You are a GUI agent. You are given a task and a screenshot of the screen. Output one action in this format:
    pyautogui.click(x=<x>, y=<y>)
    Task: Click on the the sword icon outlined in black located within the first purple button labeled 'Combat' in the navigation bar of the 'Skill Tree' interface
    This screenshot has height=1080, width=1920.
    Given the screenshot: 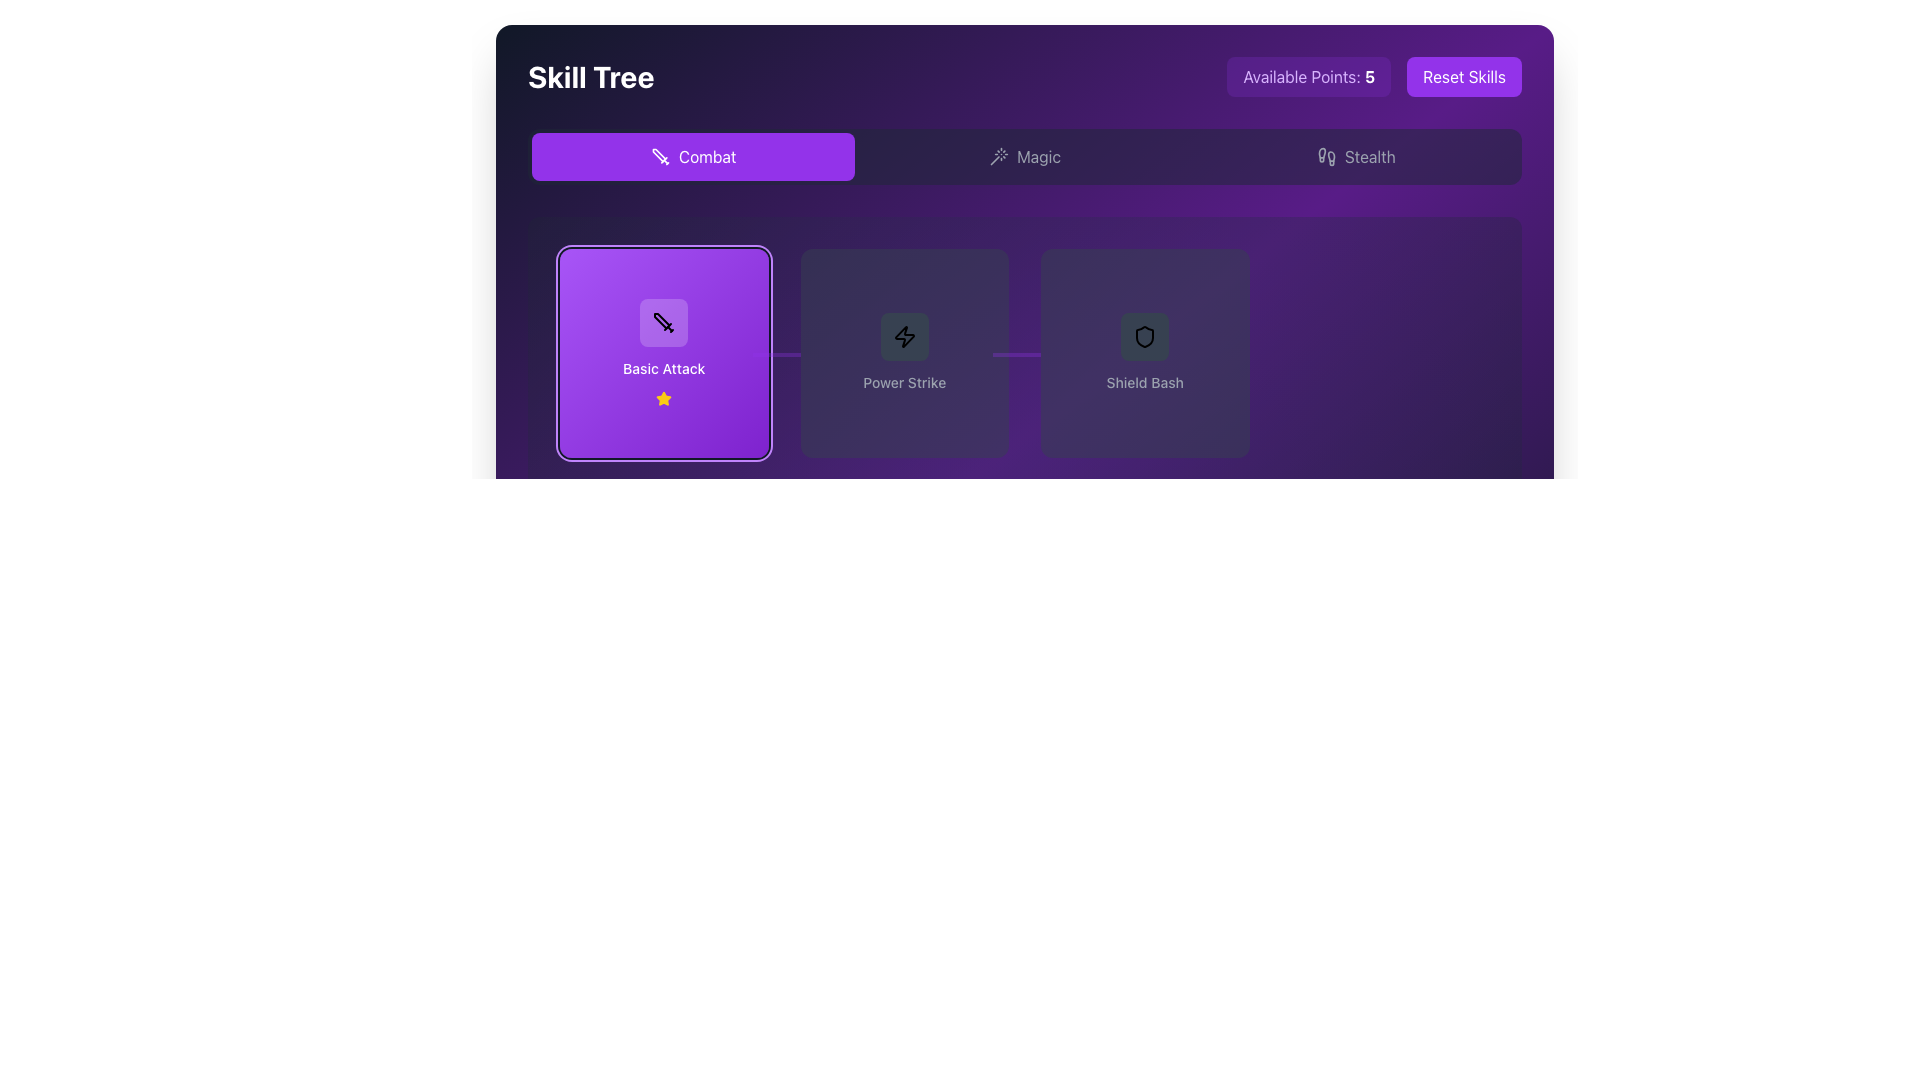 What is the action you would take?
    pyautogui.click(x=660, y=156)
    